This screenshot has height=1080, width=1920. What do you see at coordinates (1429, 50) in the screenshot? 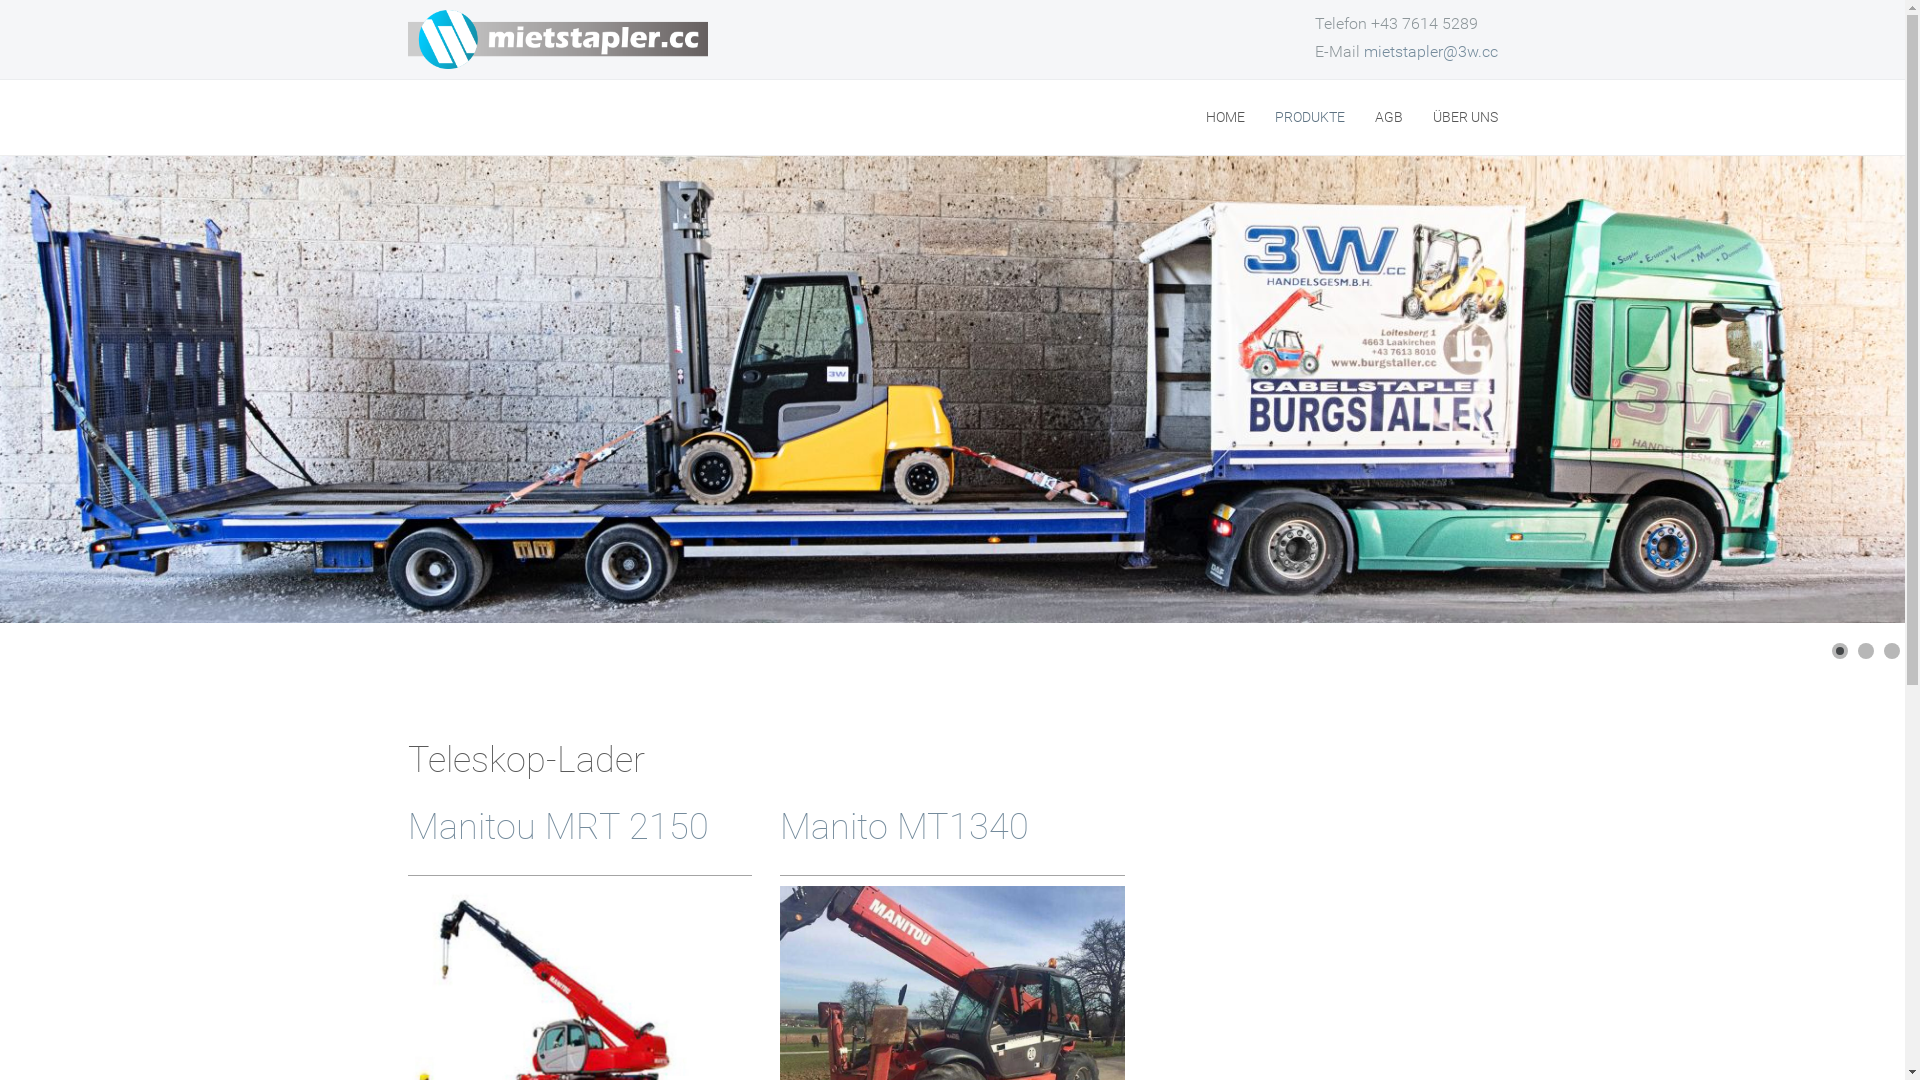
I see `'mietstapler@3w.cc'` at bounding box center [1429, 50].